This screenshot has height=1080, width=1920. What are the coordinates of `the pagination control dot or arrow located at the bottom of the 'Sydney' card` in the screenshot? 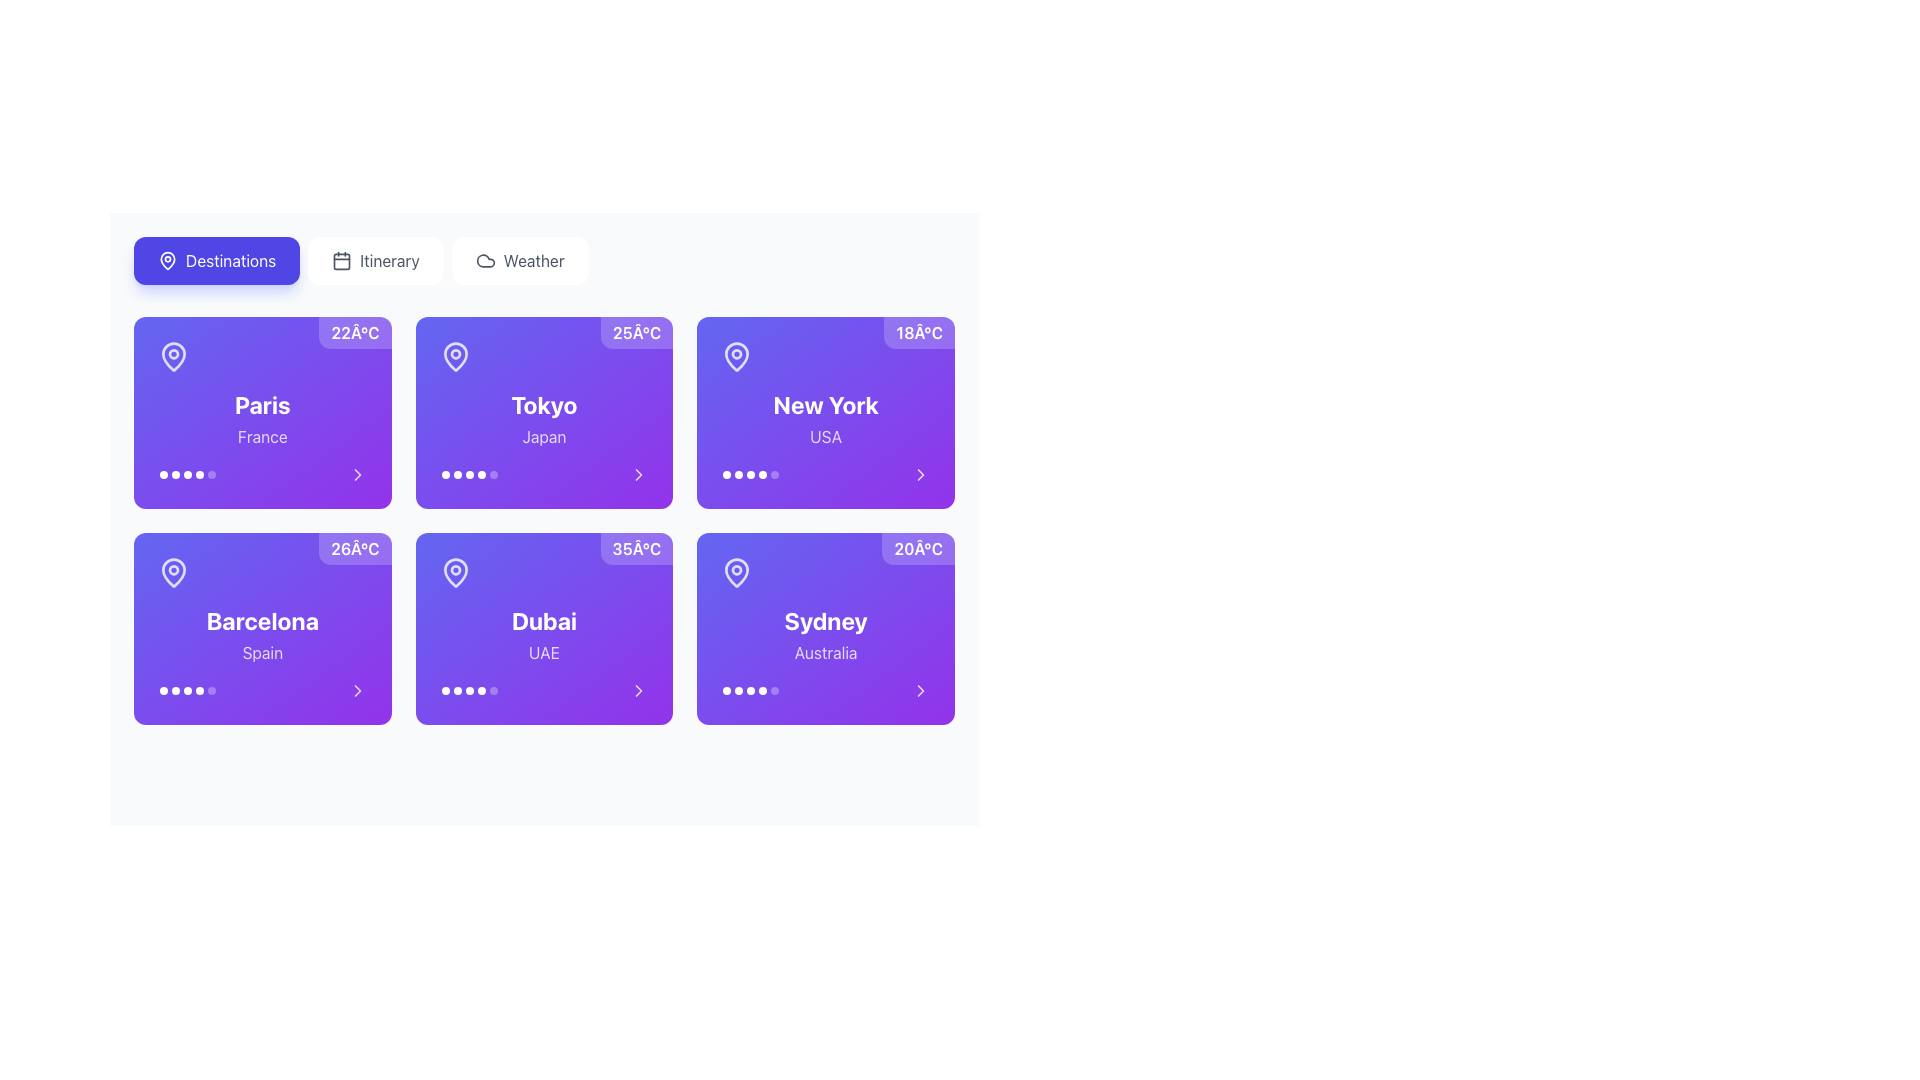 It's located at (826, 689).